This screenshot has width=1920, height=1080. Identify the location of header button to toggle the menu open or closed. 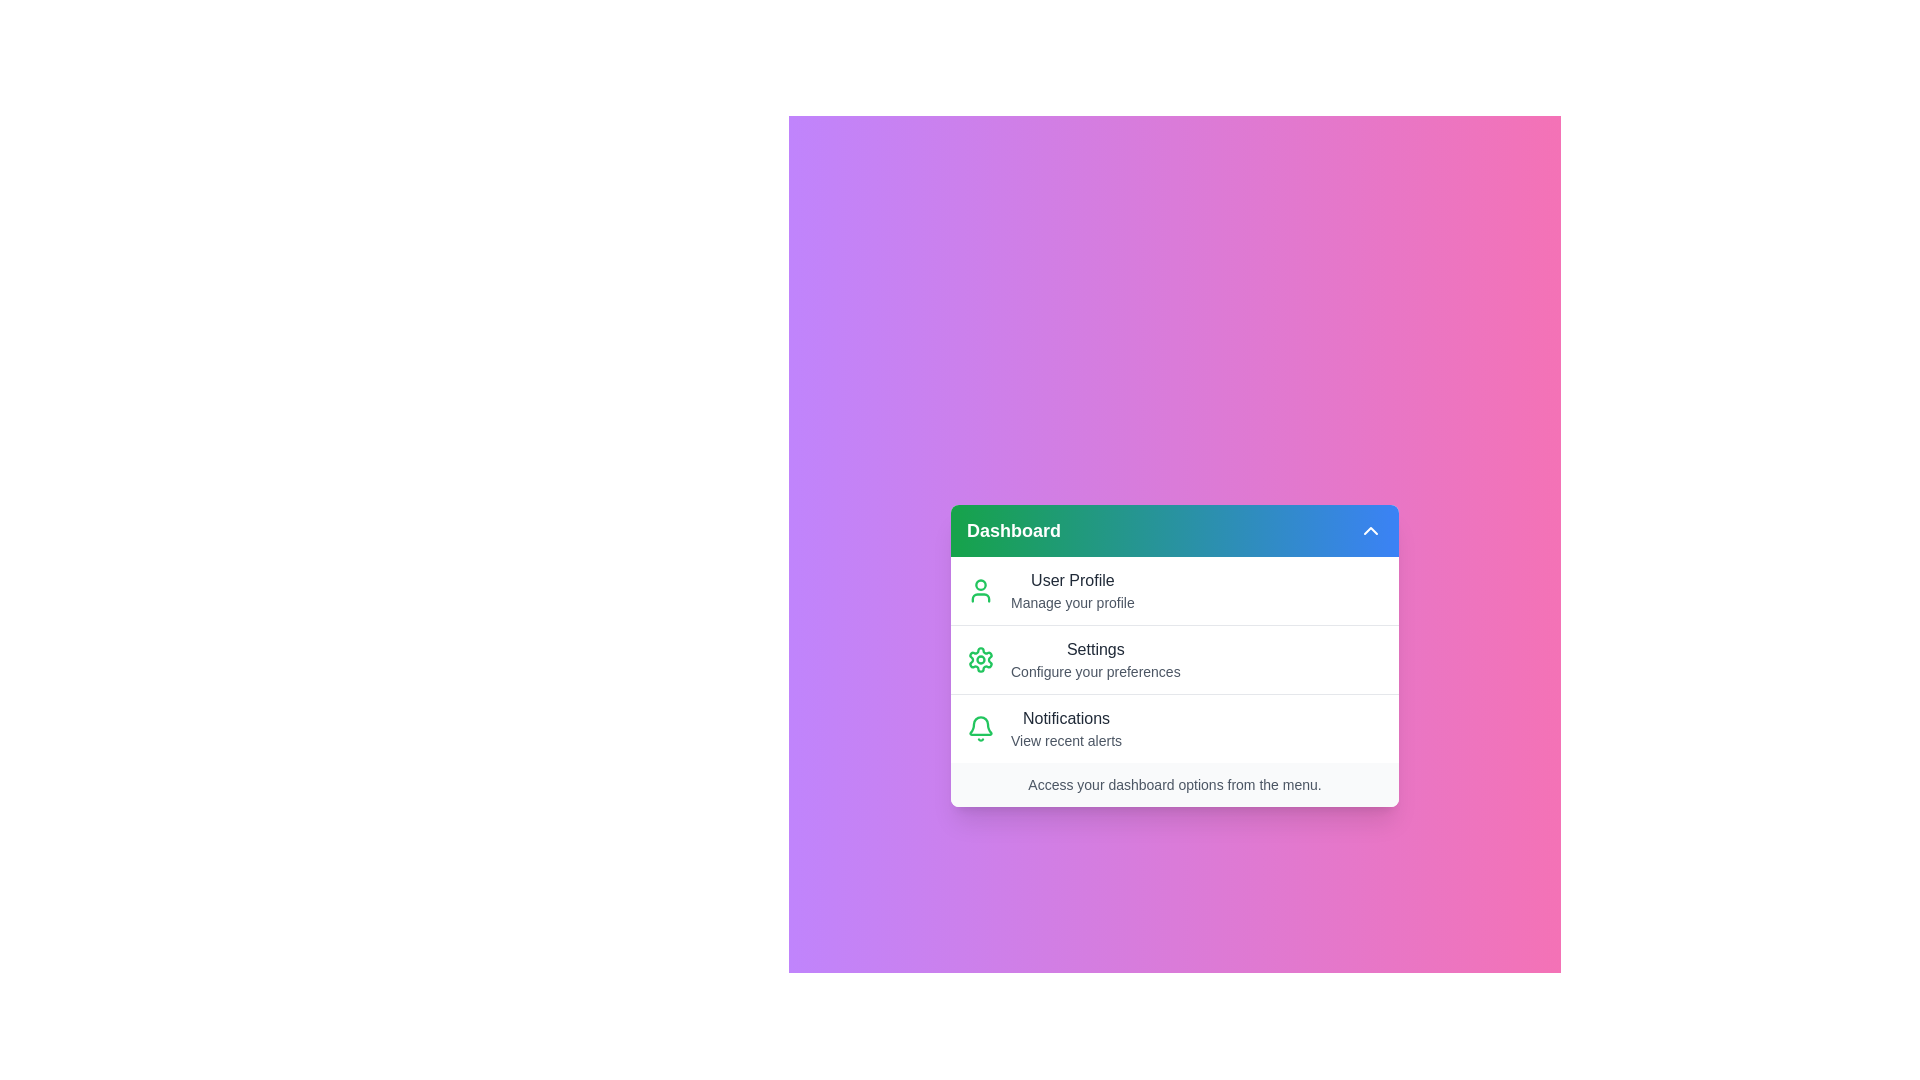
(1370, 530).